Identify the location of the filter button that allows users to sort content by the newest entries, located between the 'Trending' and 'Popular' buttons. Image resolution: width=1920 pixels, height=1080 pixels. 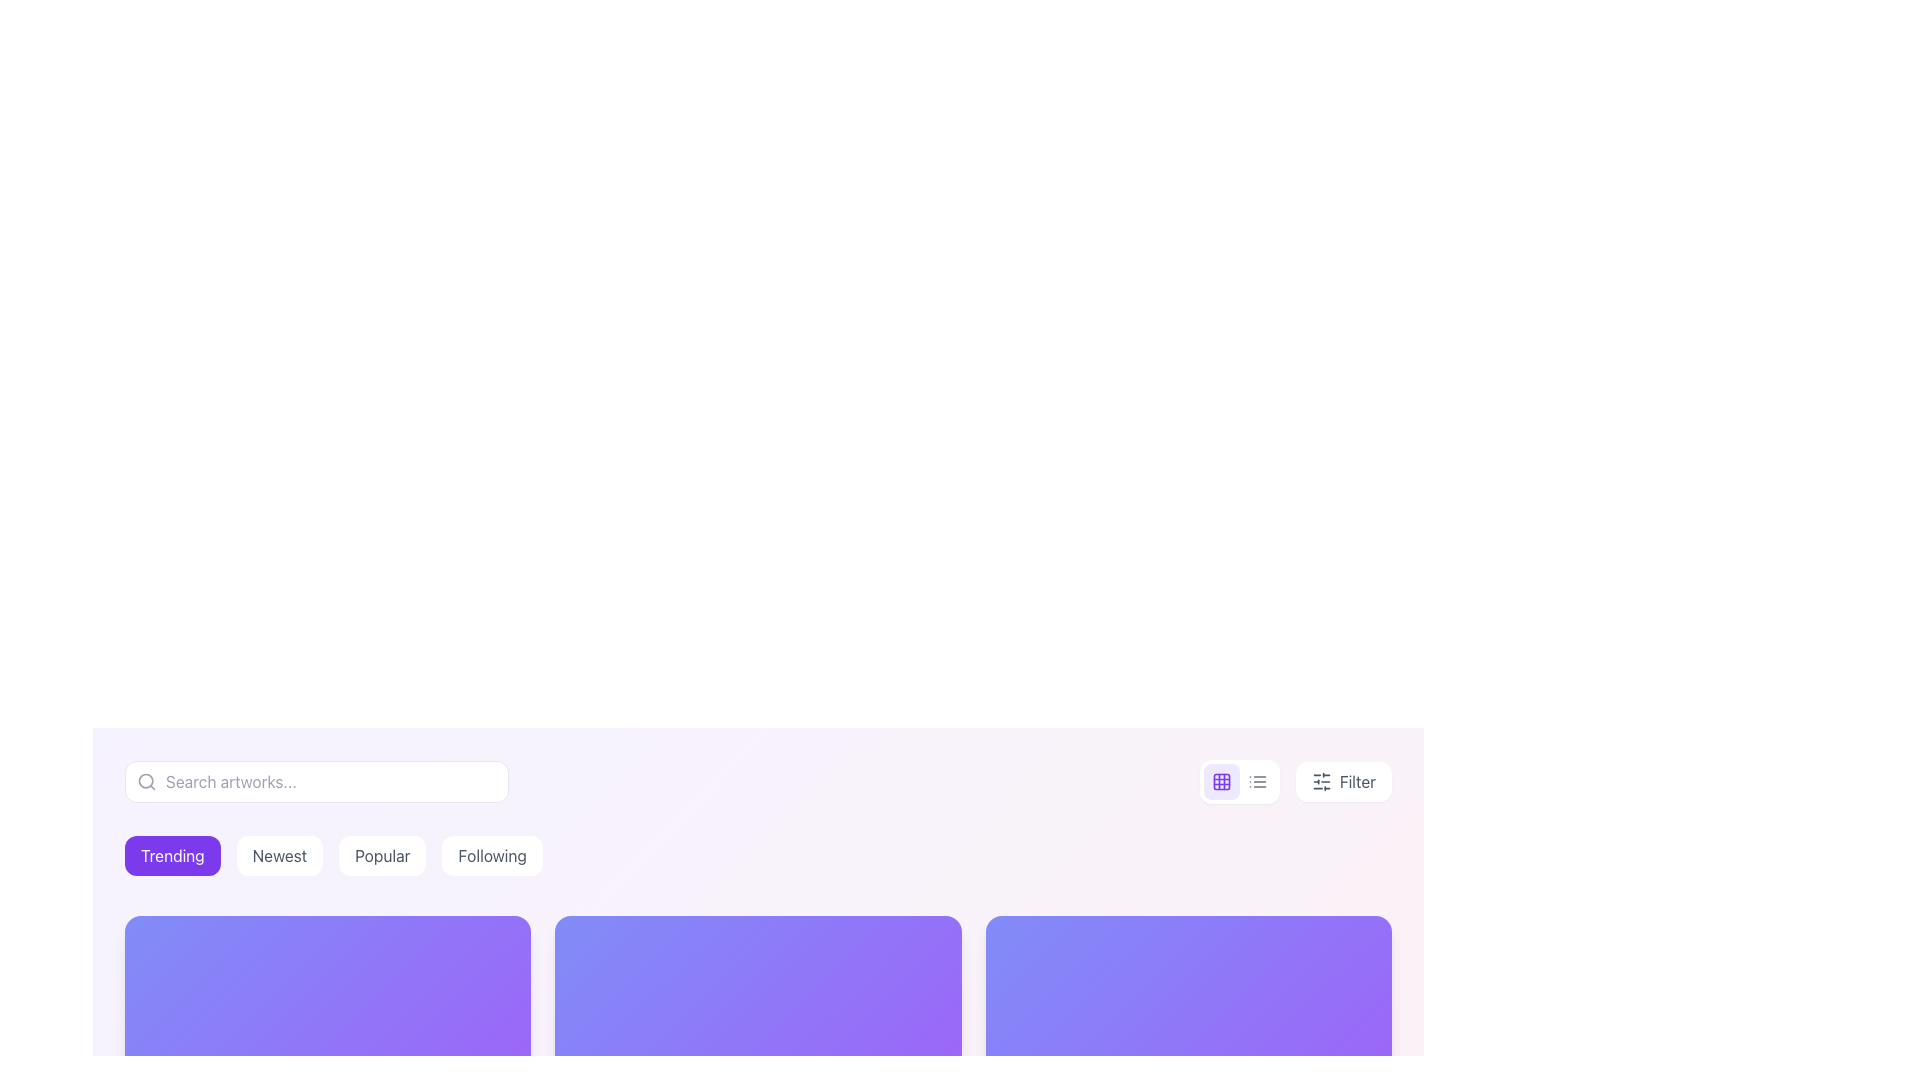
(278, 855).